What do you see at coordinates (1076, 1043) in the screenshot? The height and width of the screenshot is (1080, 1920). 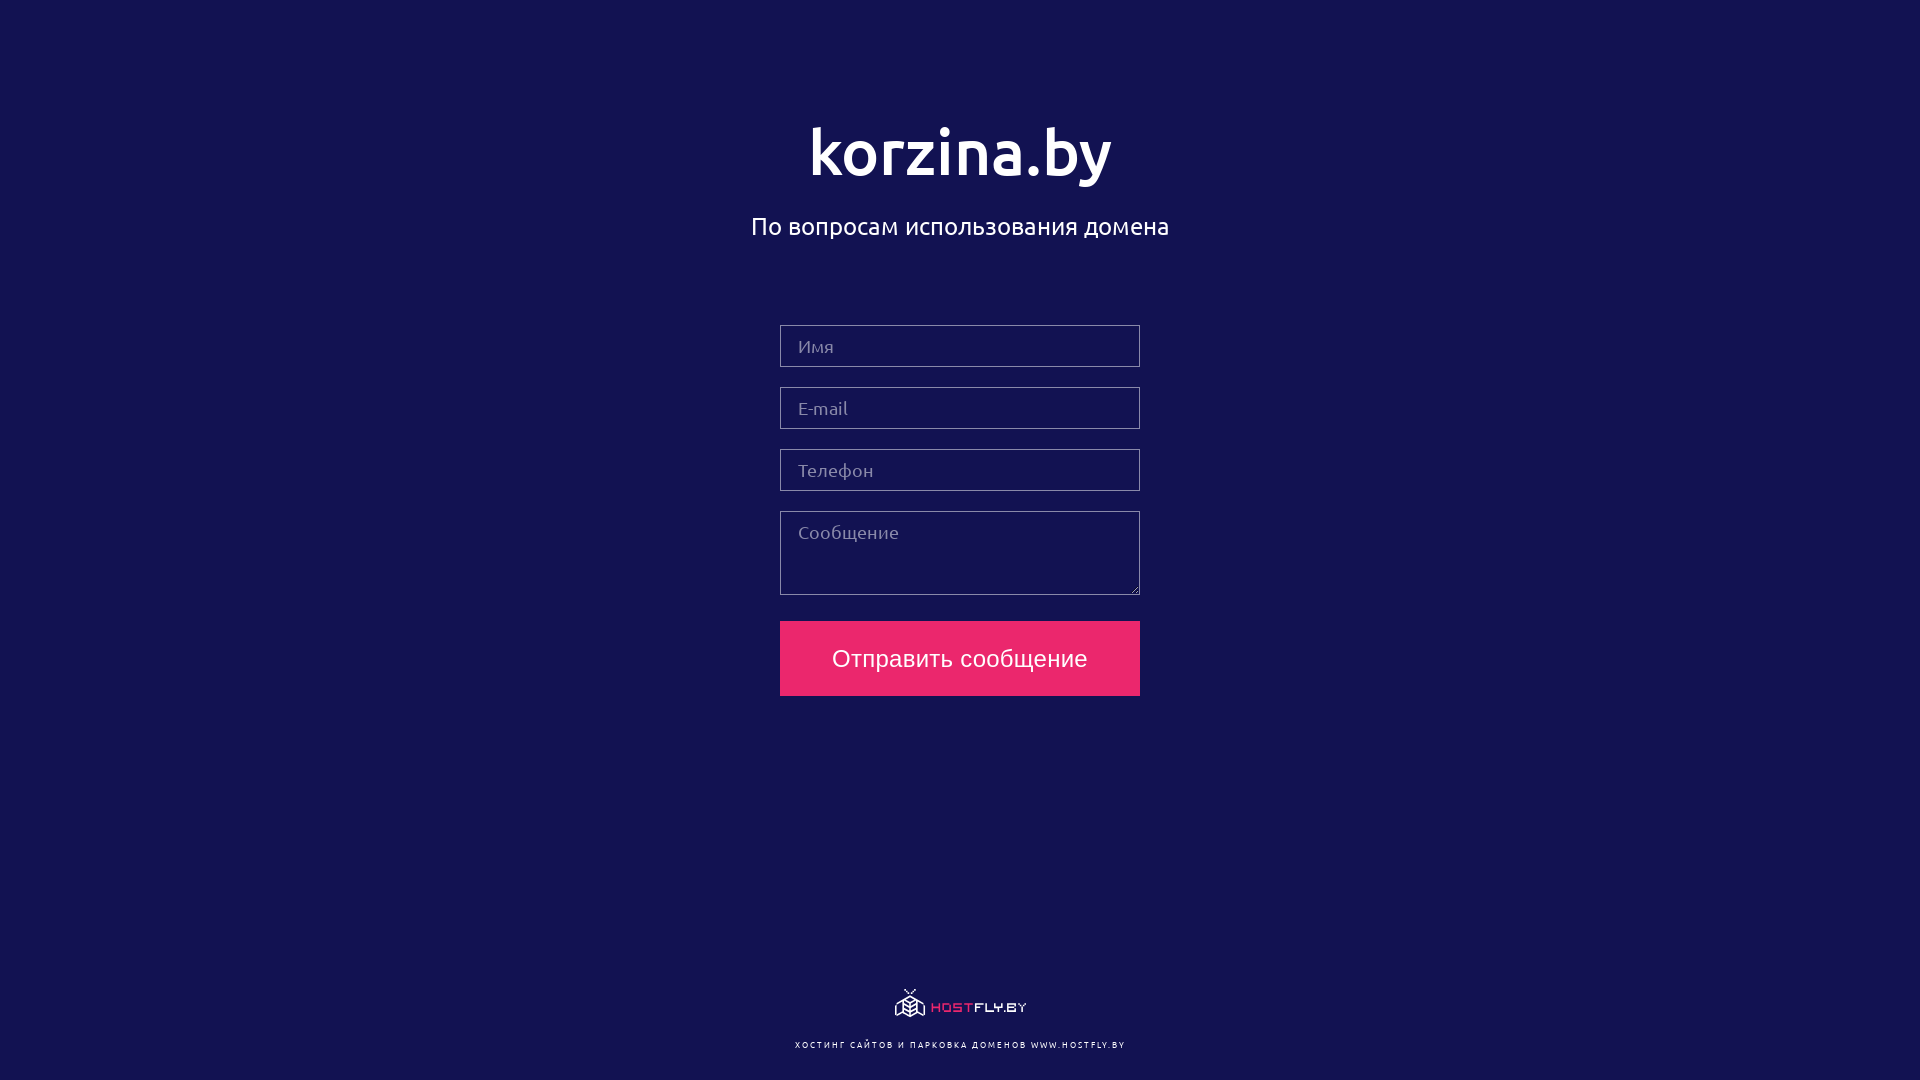 I see `'WWW.HOSTFLY.BY'` at bounding box center [1076, 1043].